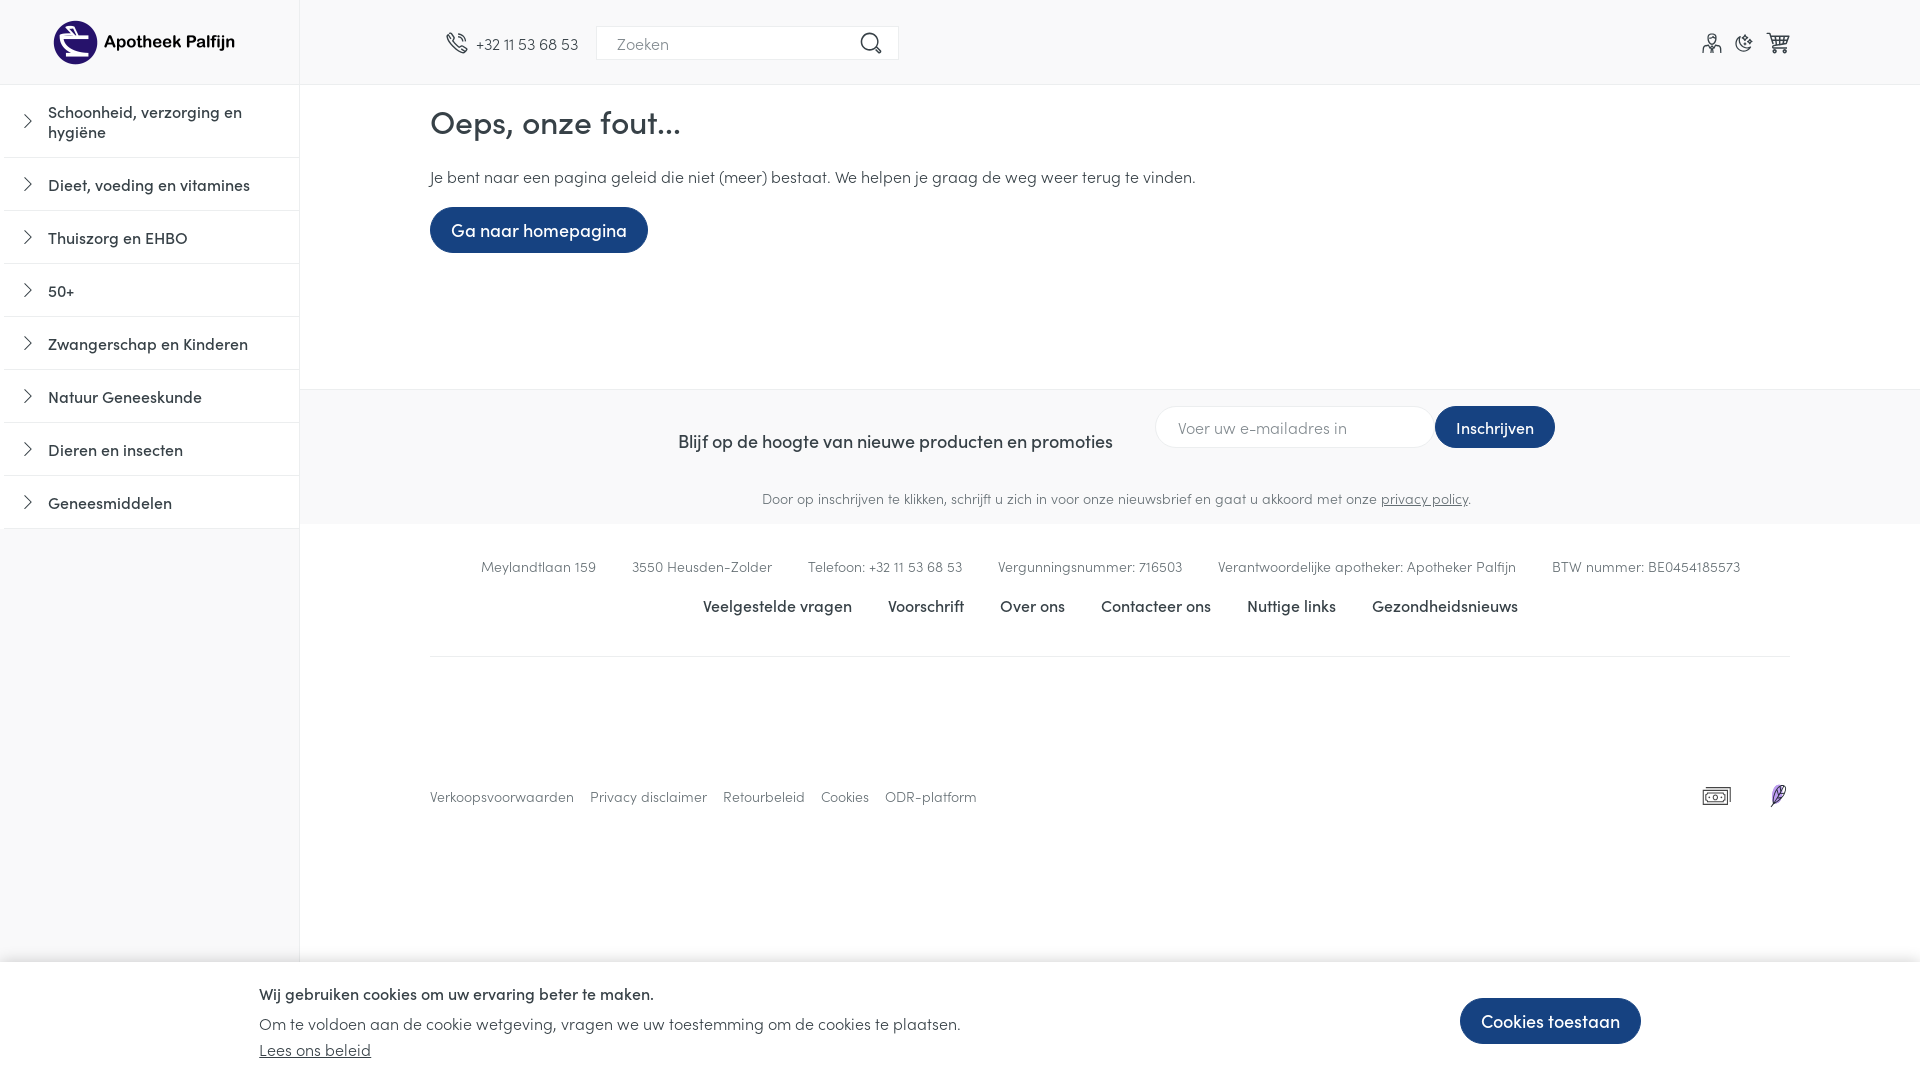 The height and width of the screenshot is (1080, 1920). I want to click on 'privacy policy', so click(1379, 496).